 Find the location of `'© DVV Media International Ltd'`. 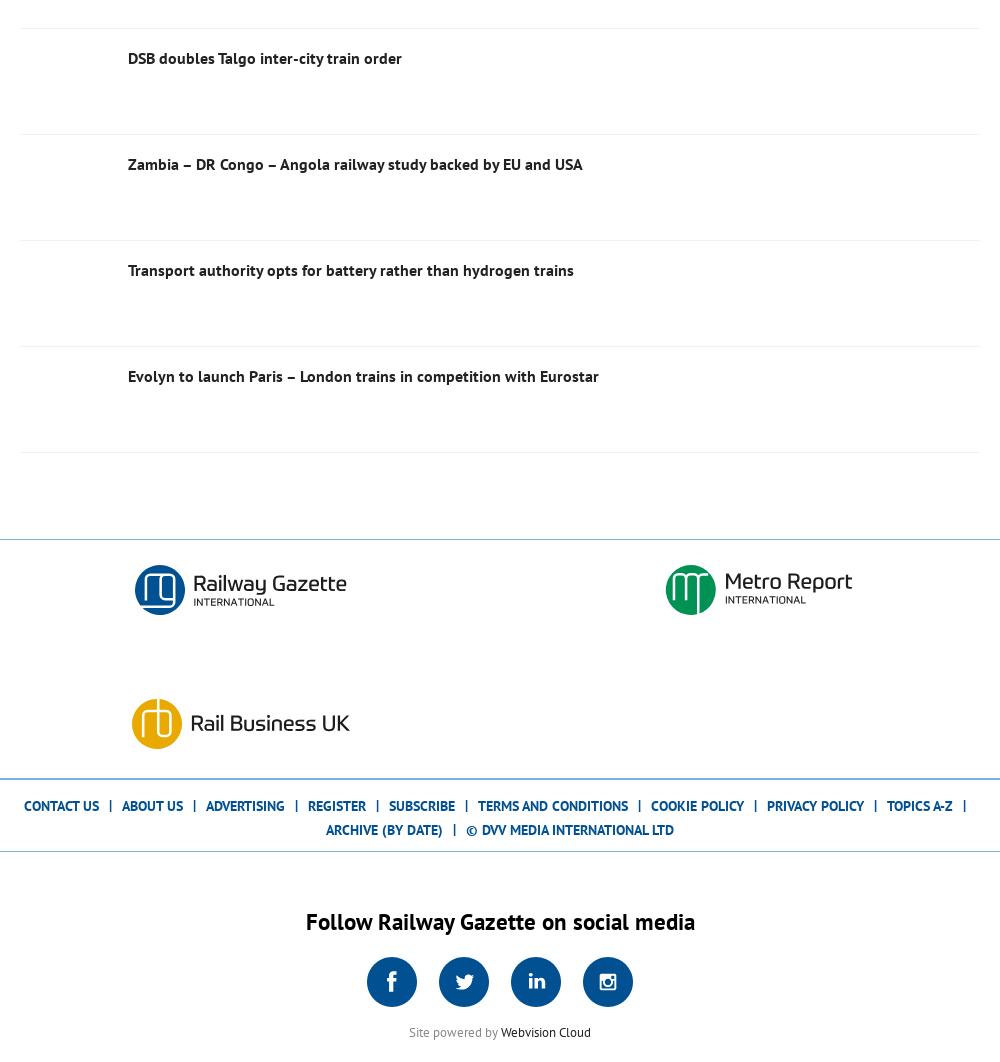

'© DVV Media International Ltd' is located at coordinates (569, 828).